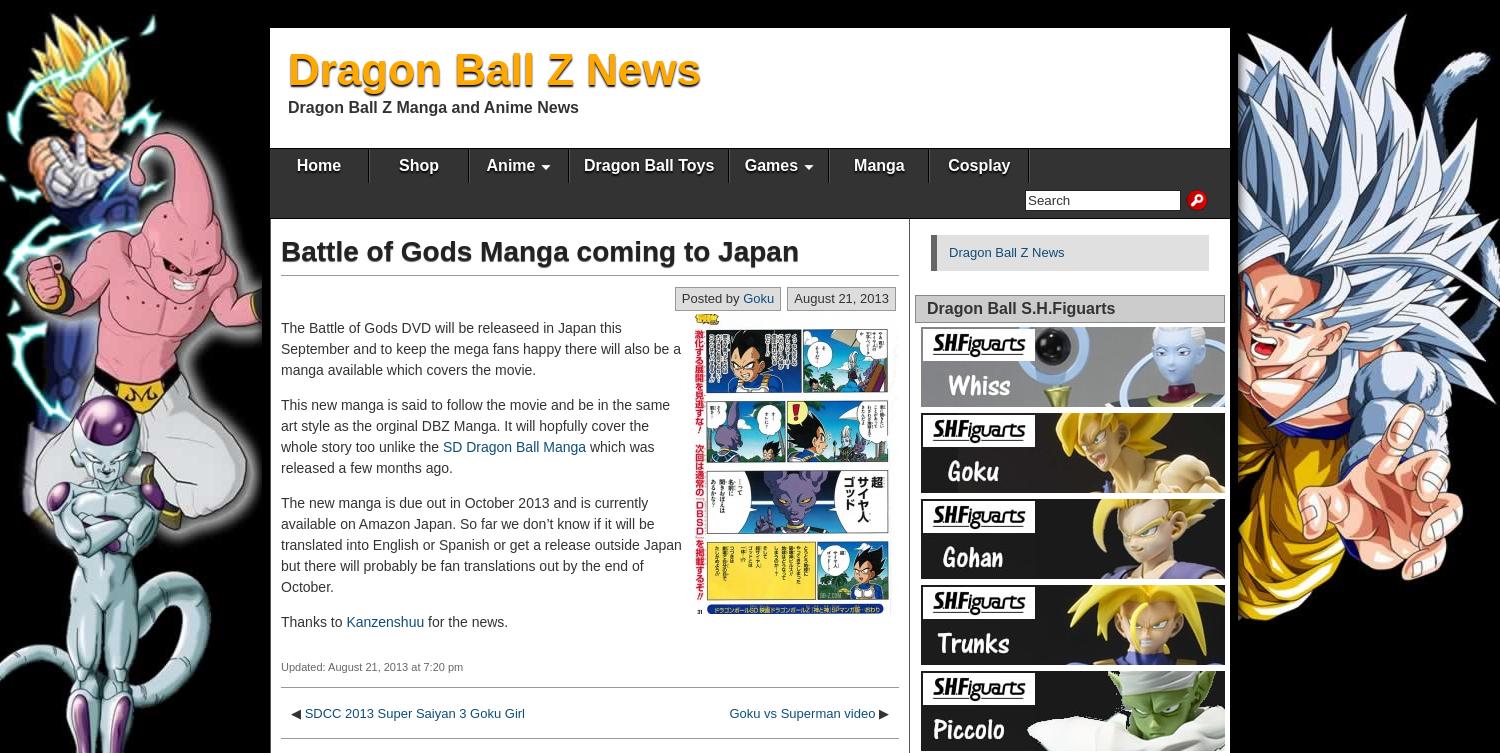 The height and width of the screenshot is (753, 1500). Describe the element at coordinates (480, 543) in the screenshot. I see `'The new manga is due out in October 2013 and is currently available on Amazon Japan. So far we don’t know if it will be translated into English or Spanish or get a release outside Japan but there will probably be fan translations out by the end of October.'` at that location.